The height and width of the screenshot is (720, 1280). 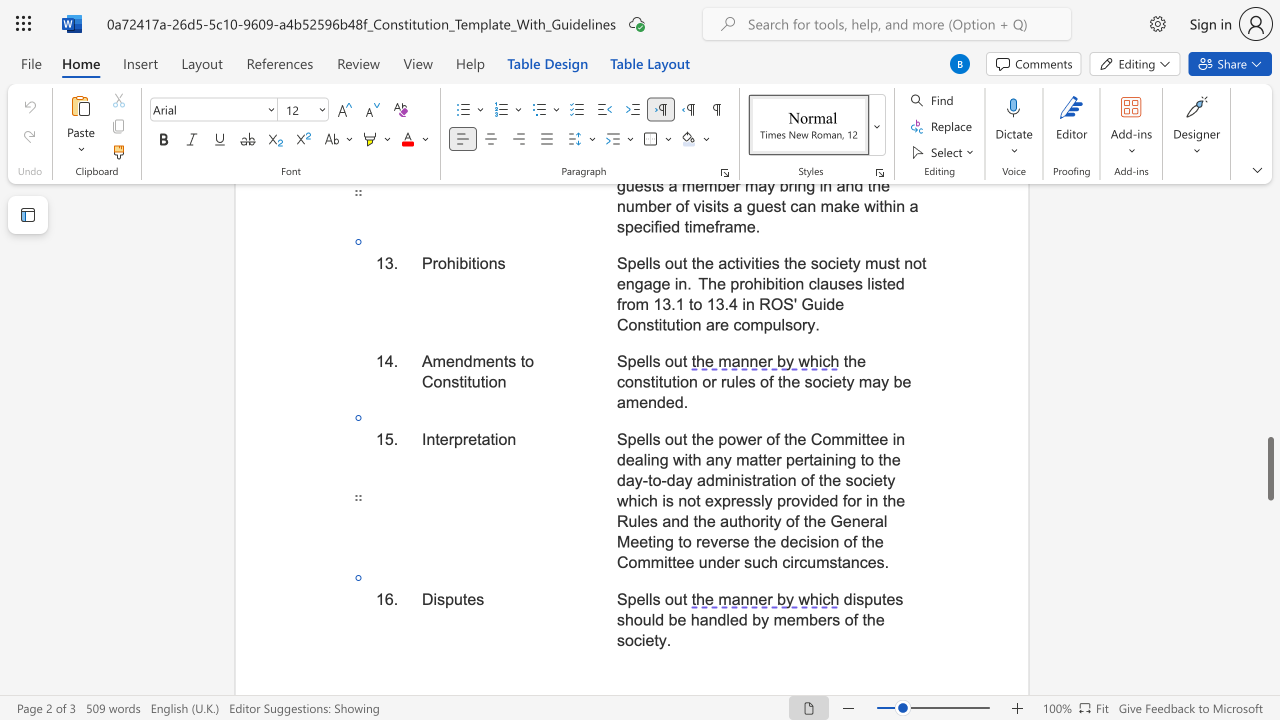 What do you see at coordinates (647, 598) in the screenshot?
I see `the 1th character "l" in the text` at bounding box center [647, 598].